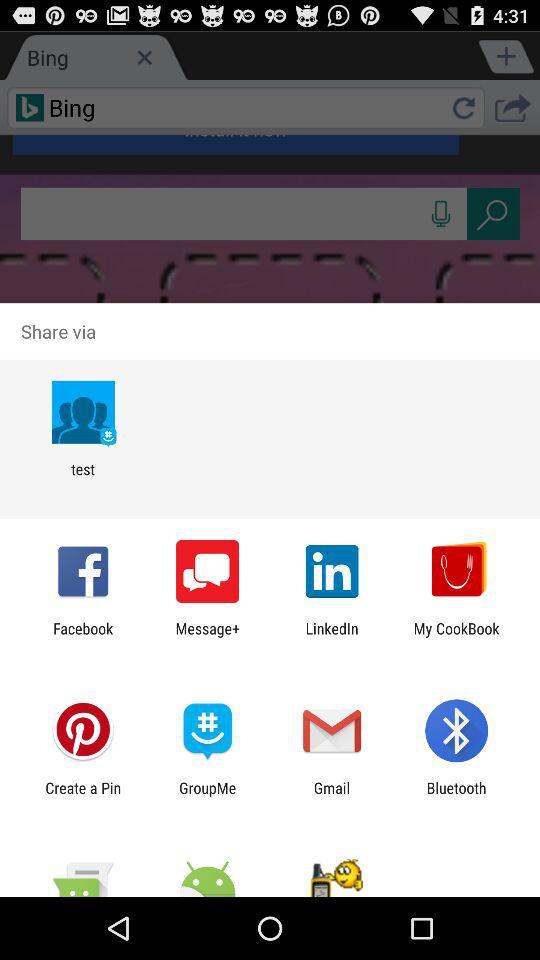 The width and height of the screenshot is (540, 960). What do you see at coordinates (82, 796) in the screenshot?
I see `the create a pin` at bounding box center [82, 796].